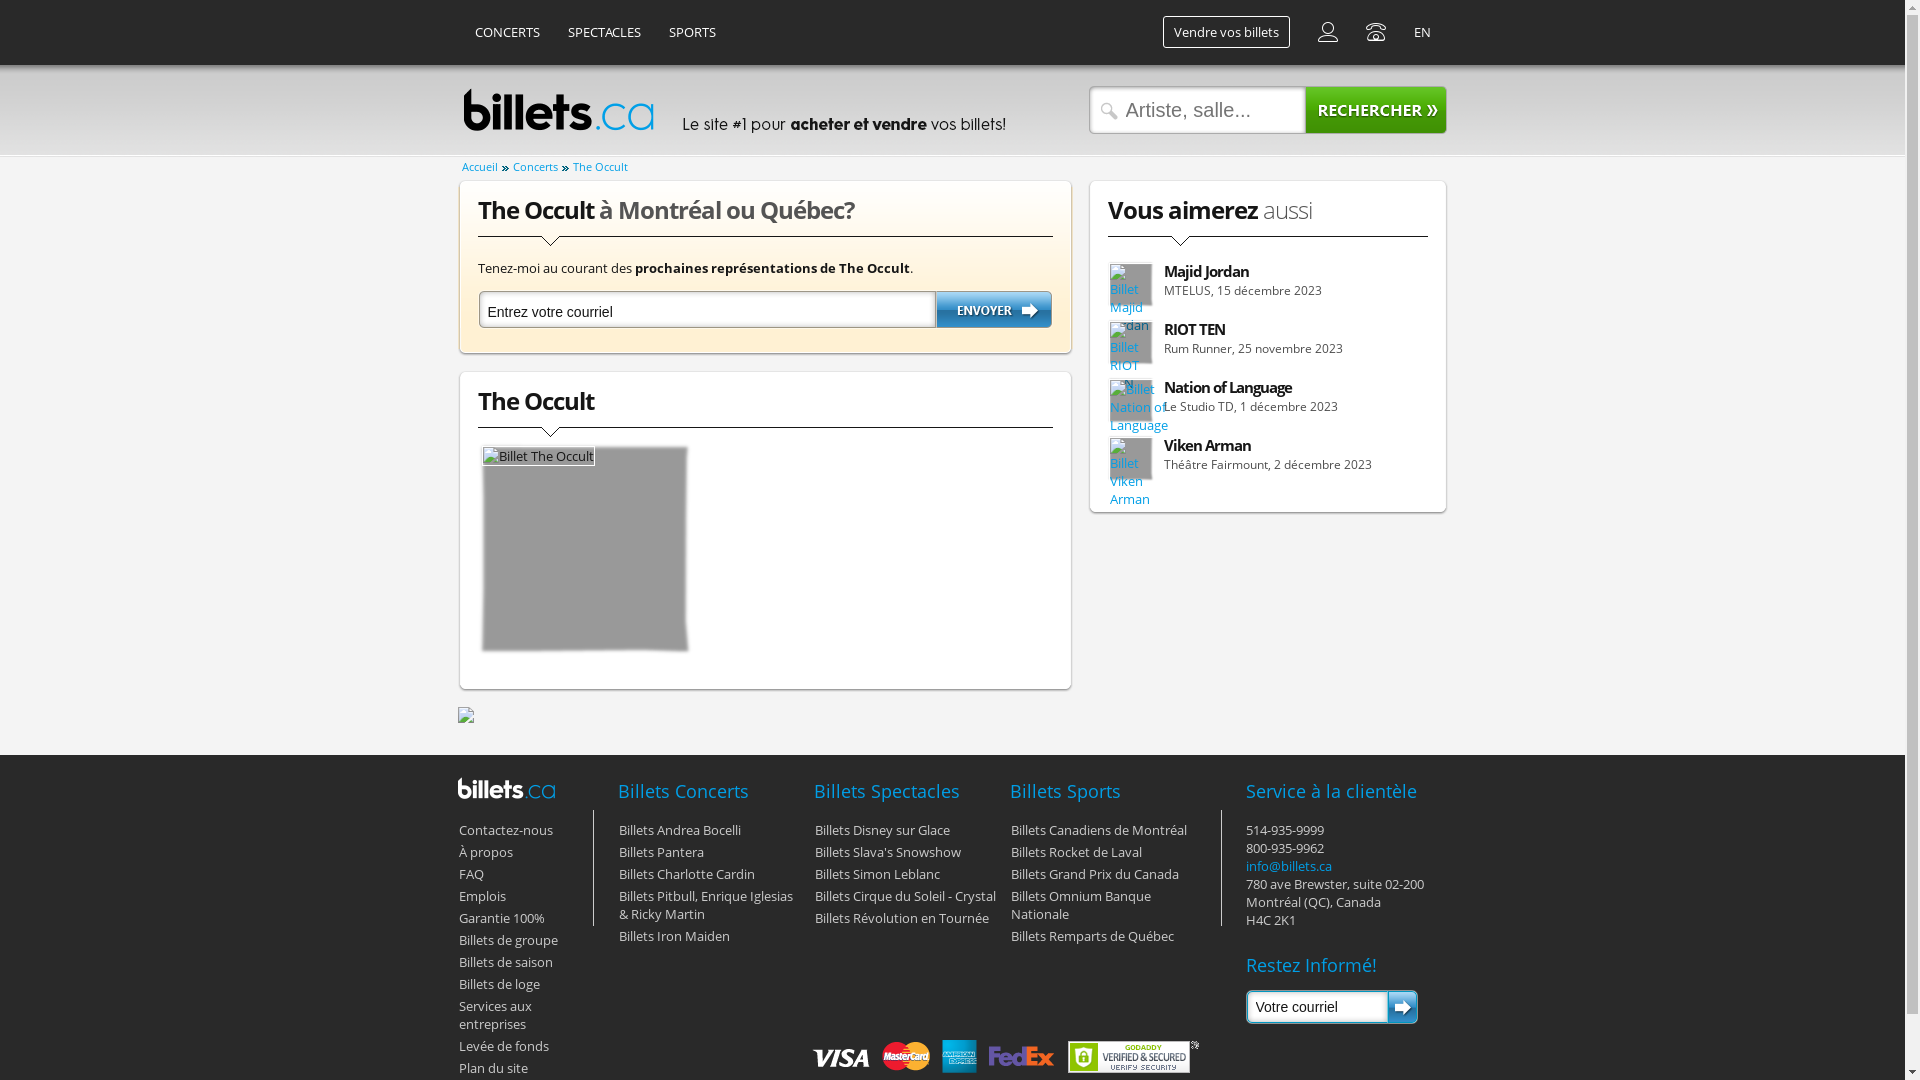 Image resolution: width=1920 pixels, height=1080 pixels. Describe the element at coordinates (1224, 31) in the screenshot. I see `'Vendre vos billets'` at that location.